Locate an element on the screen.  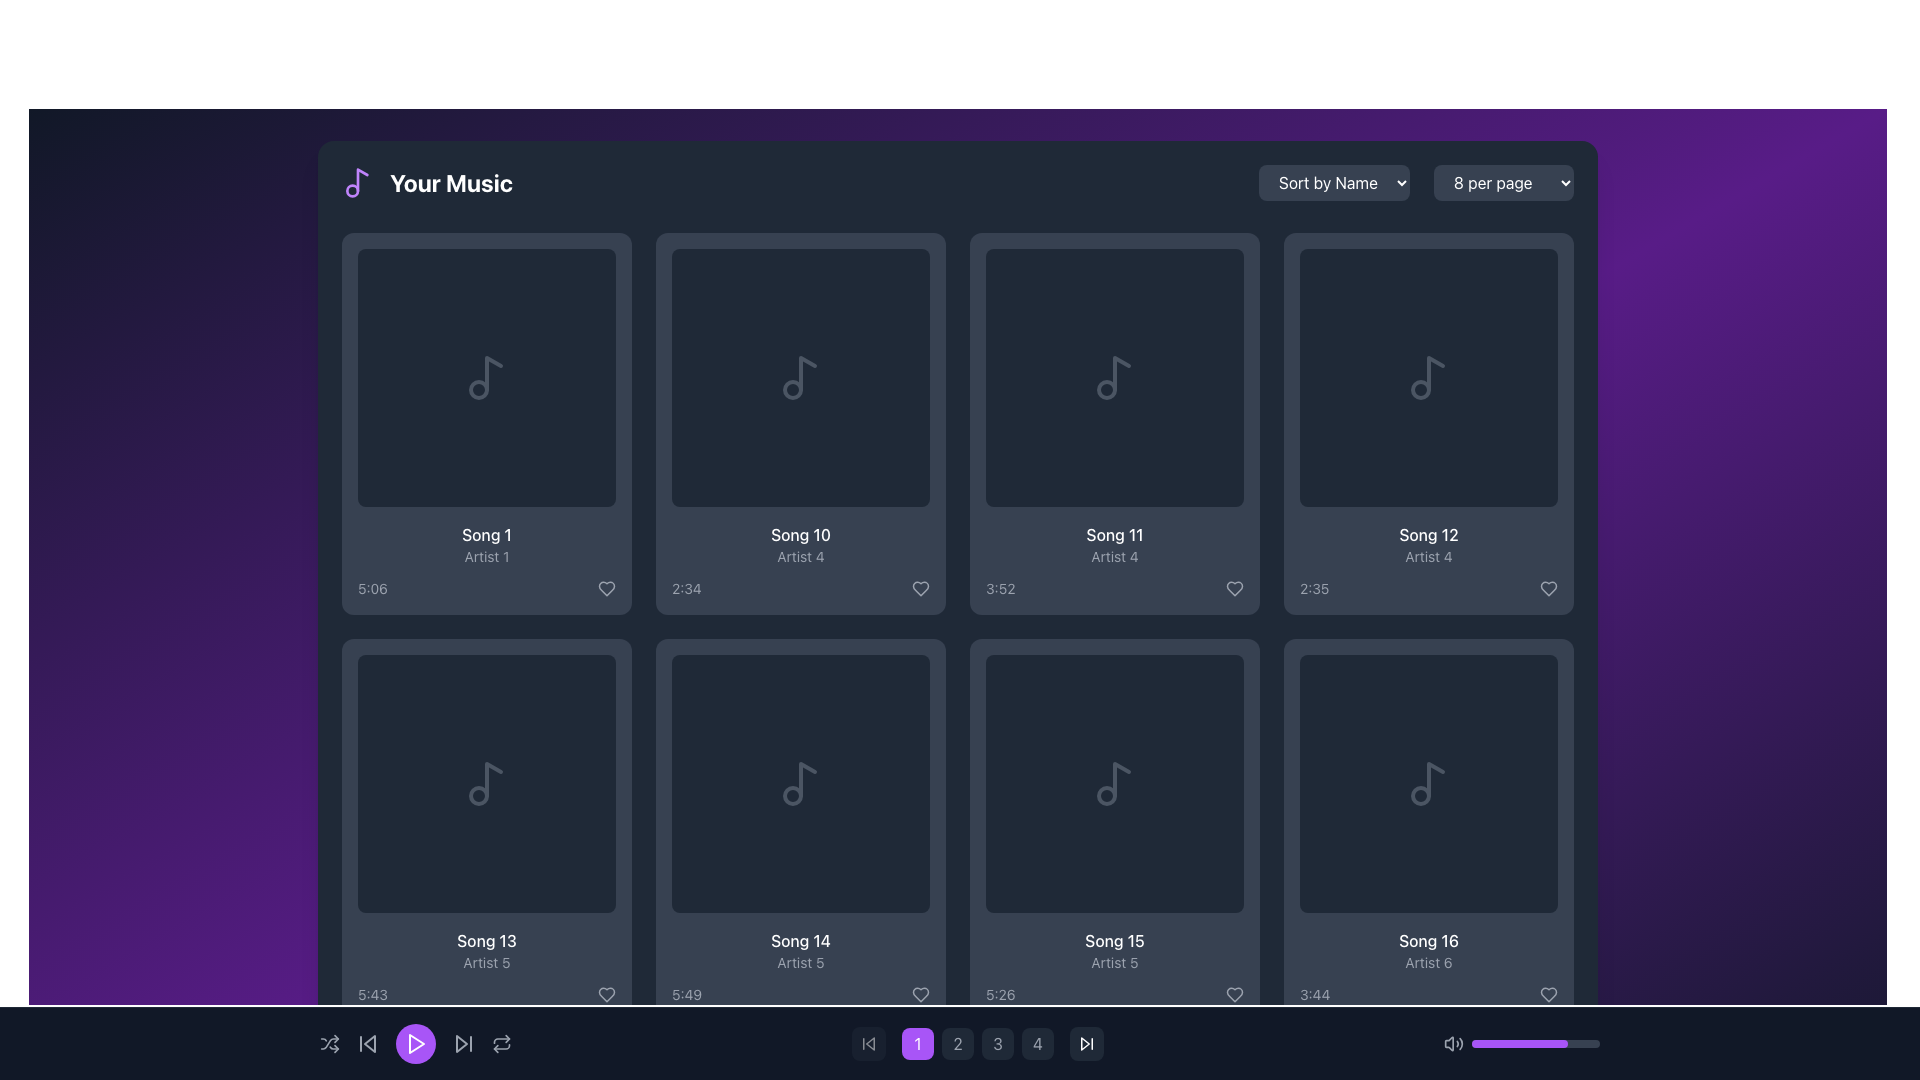
the fourth button in the horizontal row at the bottom of the interface to change its color is located at coordinates (1037, 1043).